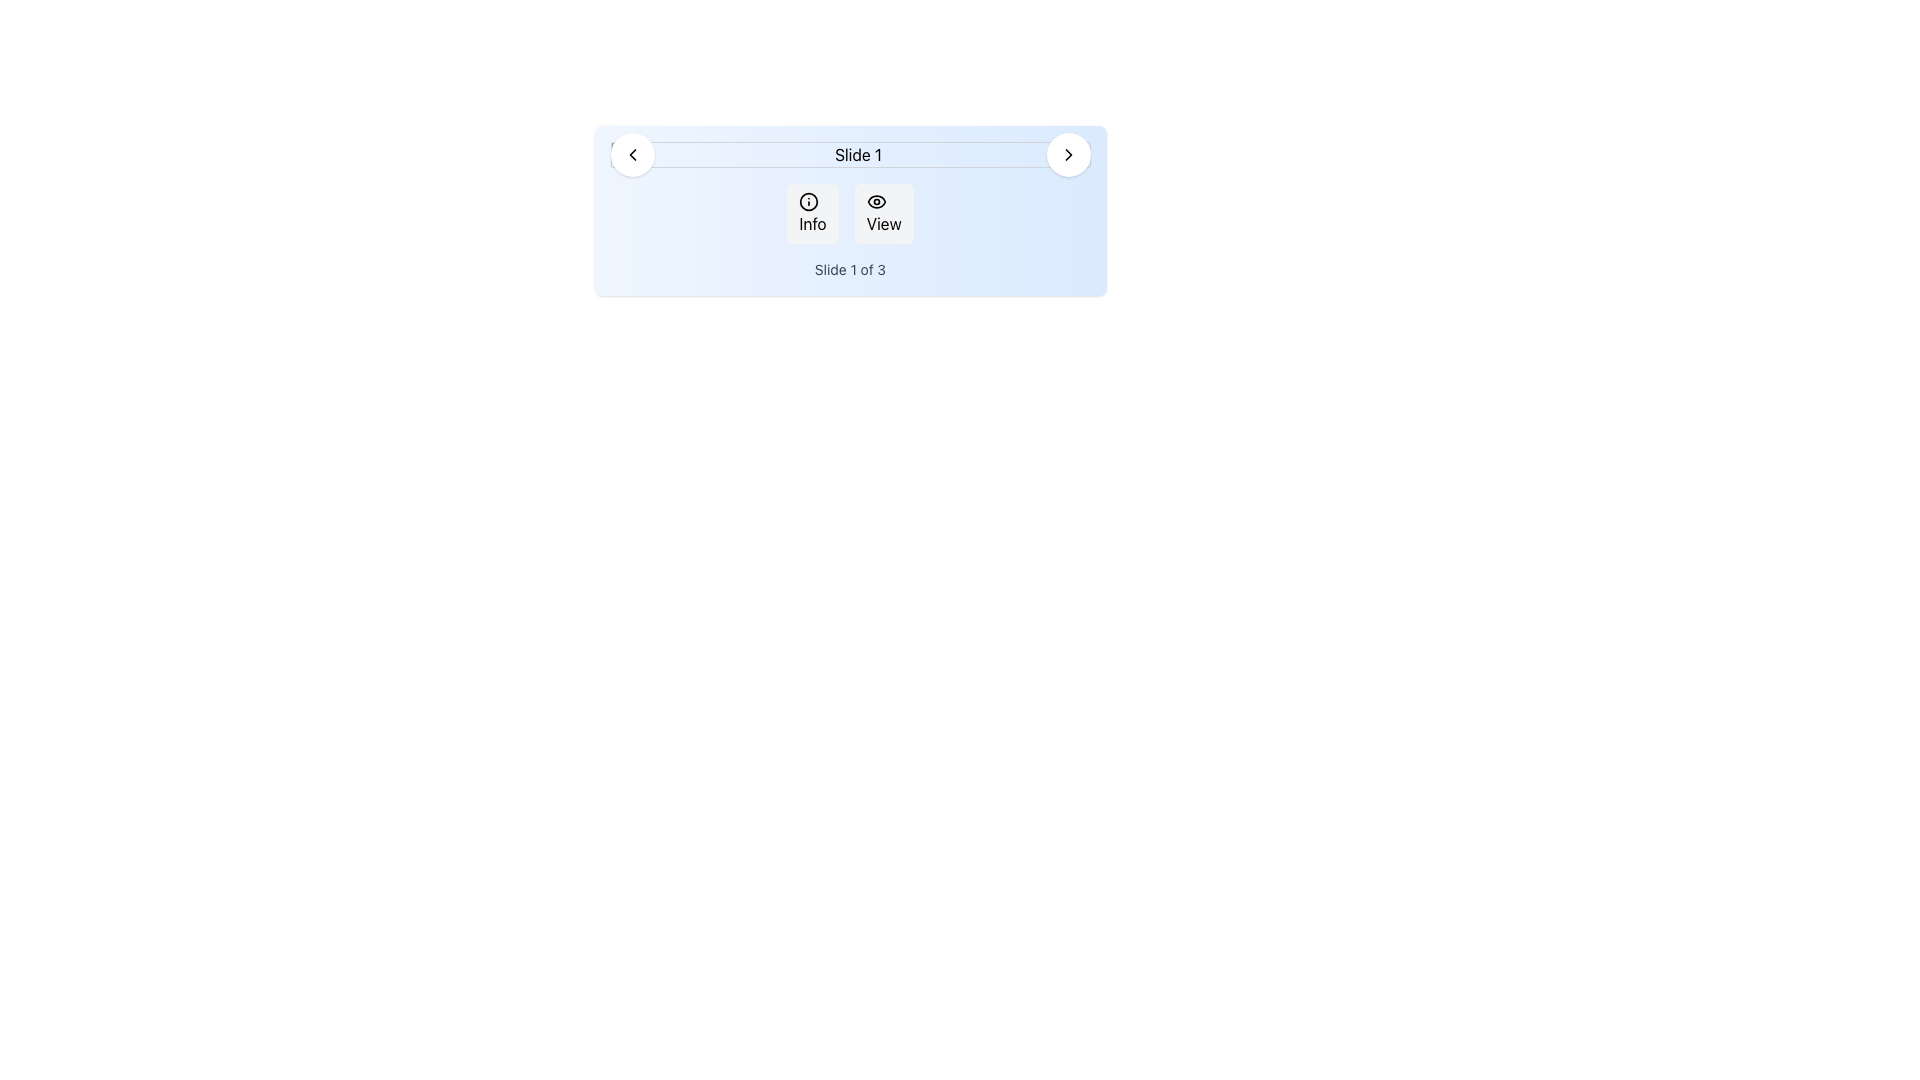 The width and height of the screenshot is (1920, 1080). What do you see at coordinates (809, 201) in the screenshot?
I see `the 'Info' icon component, which visually represents an information symbol and is part of the 'Info' button located to the left of the 'View' button in the 'Slide 1' panel` at bounding box center [809, 201].